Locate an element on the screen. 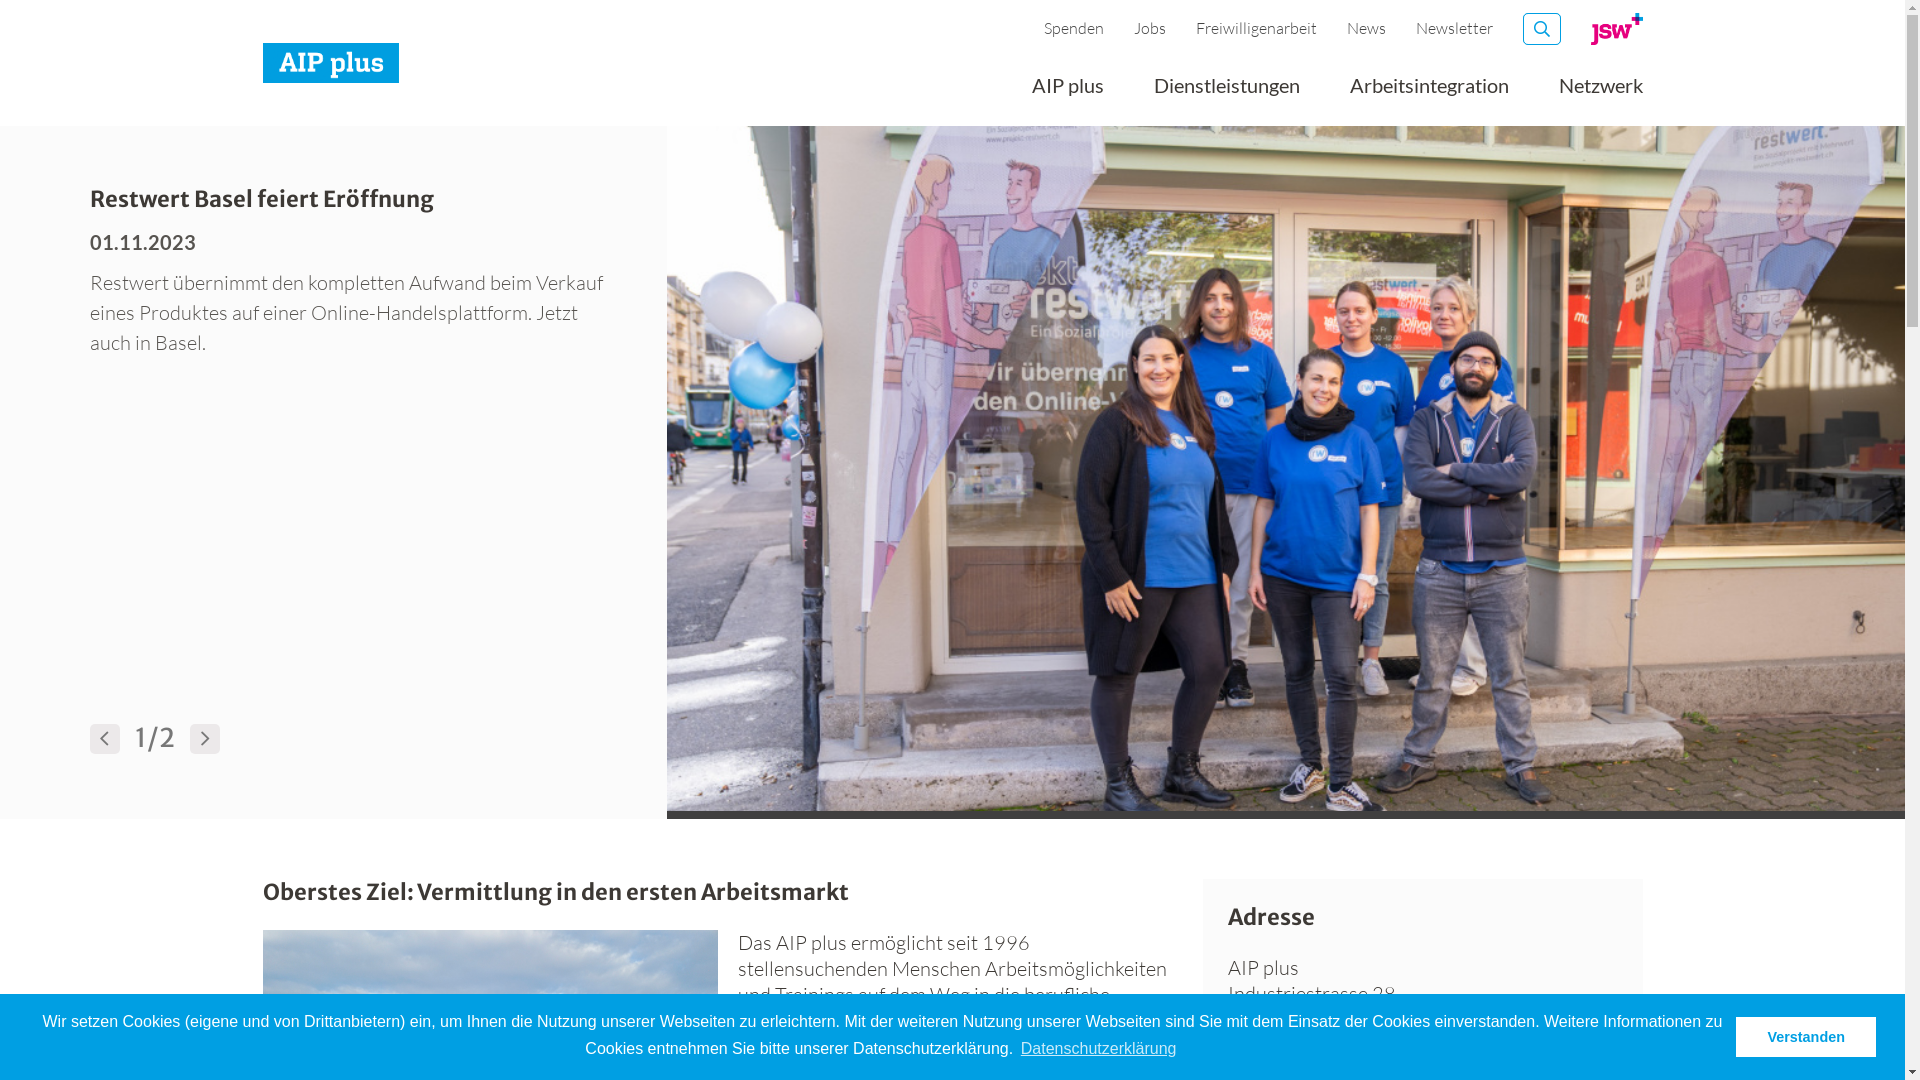 The width and height of the screenshot is (1920, 1080). 'Dienstleistungen' is located at coordinates (1226, 92).